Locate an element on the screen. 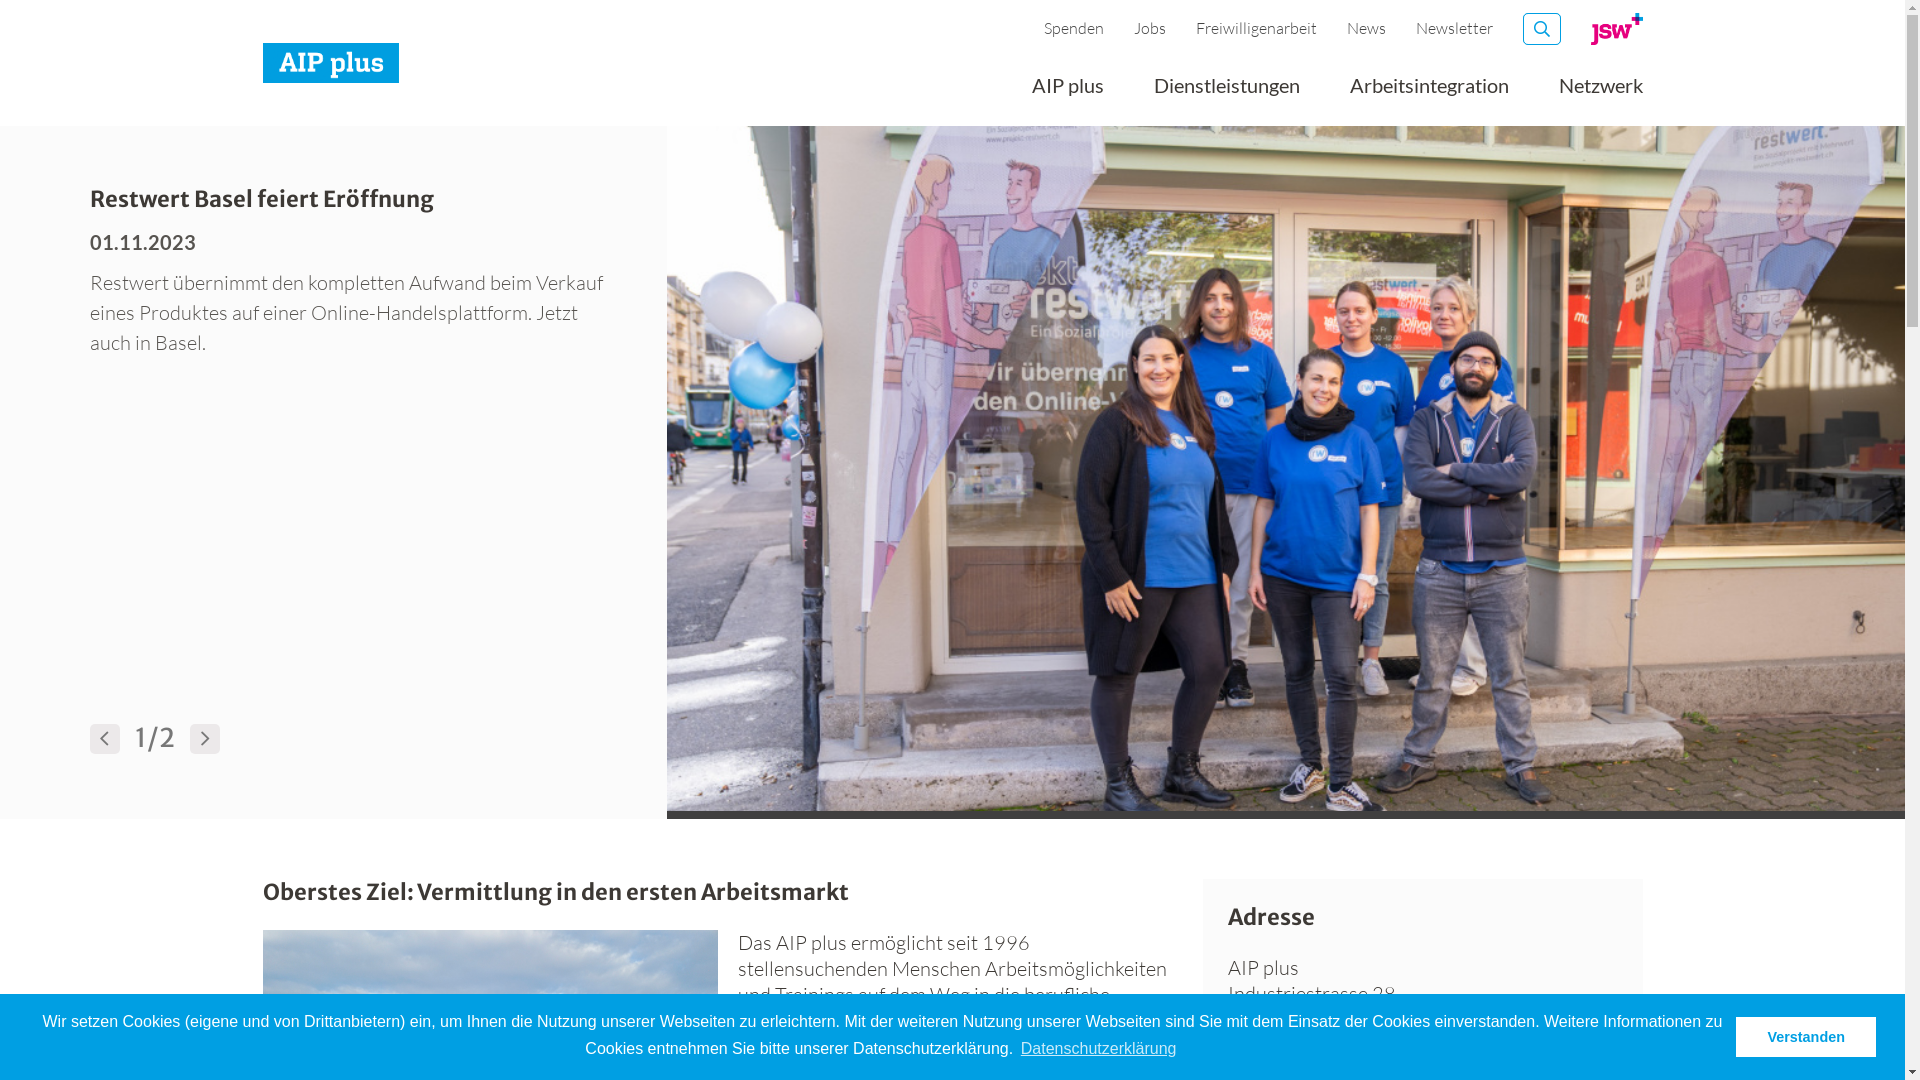 The width and height of the screenshot is (1920, 1080). 'Dienstleistungen' is located at coordinates (1226, 92).